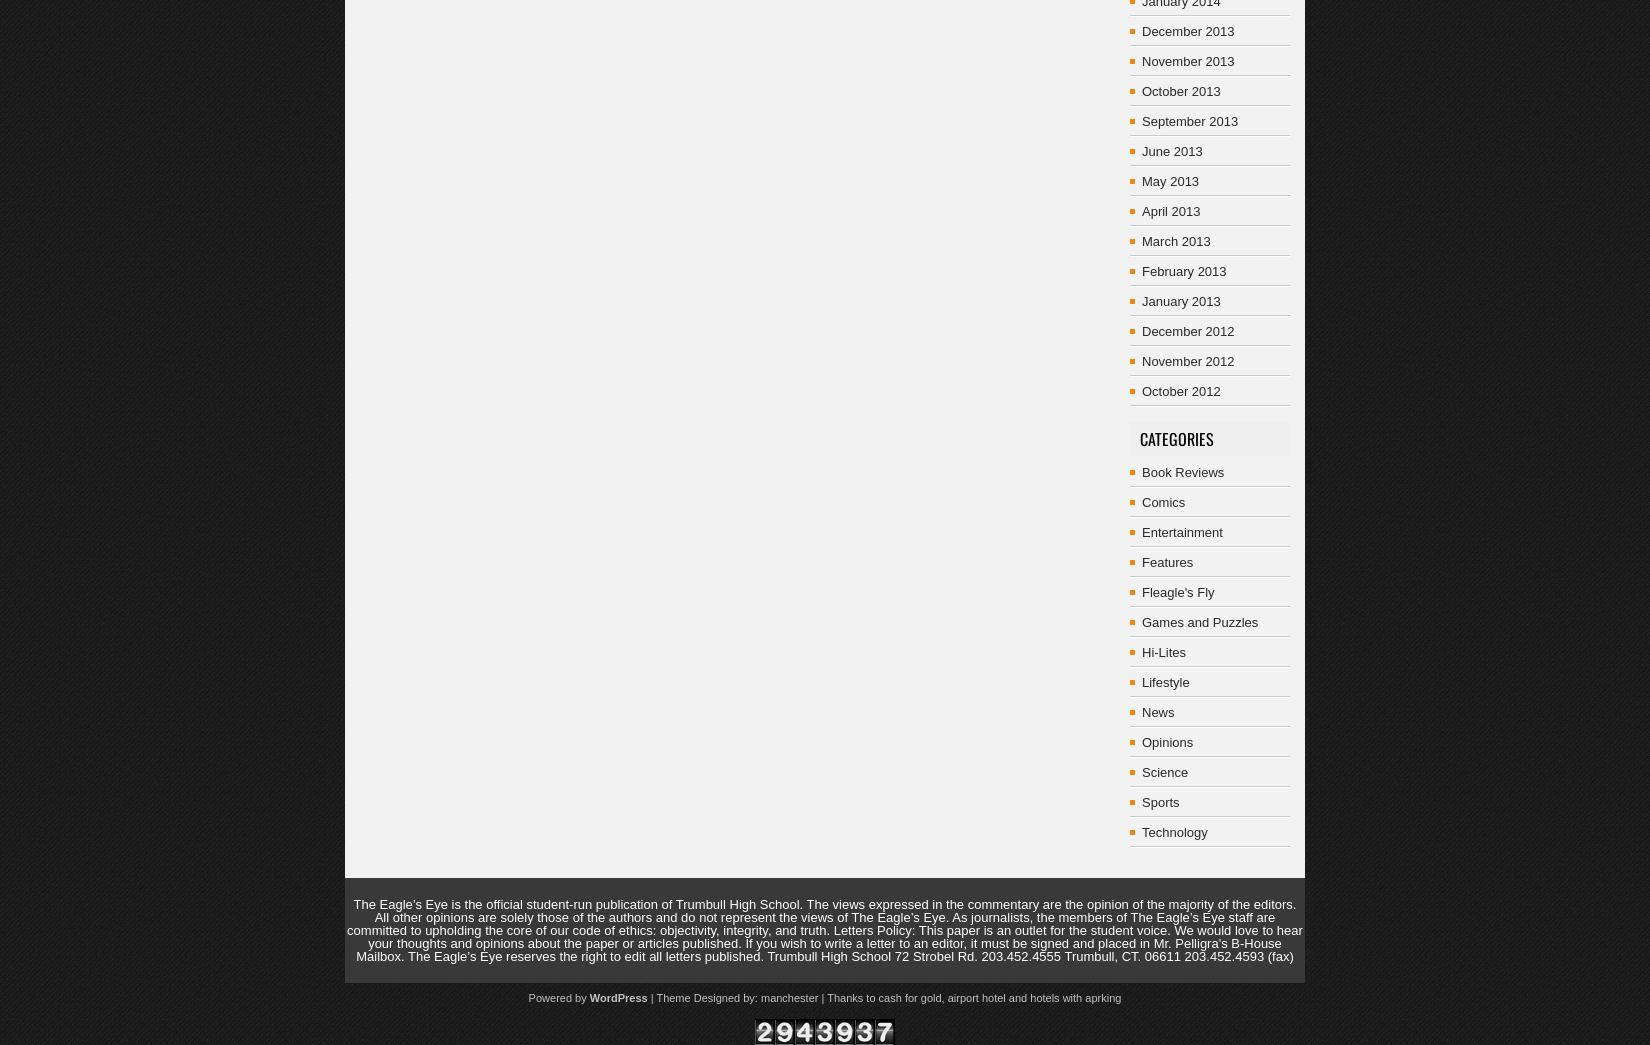  Describe the element at coordinates (1163, 501) in the screenshot. I see `'Comics'` at that location.